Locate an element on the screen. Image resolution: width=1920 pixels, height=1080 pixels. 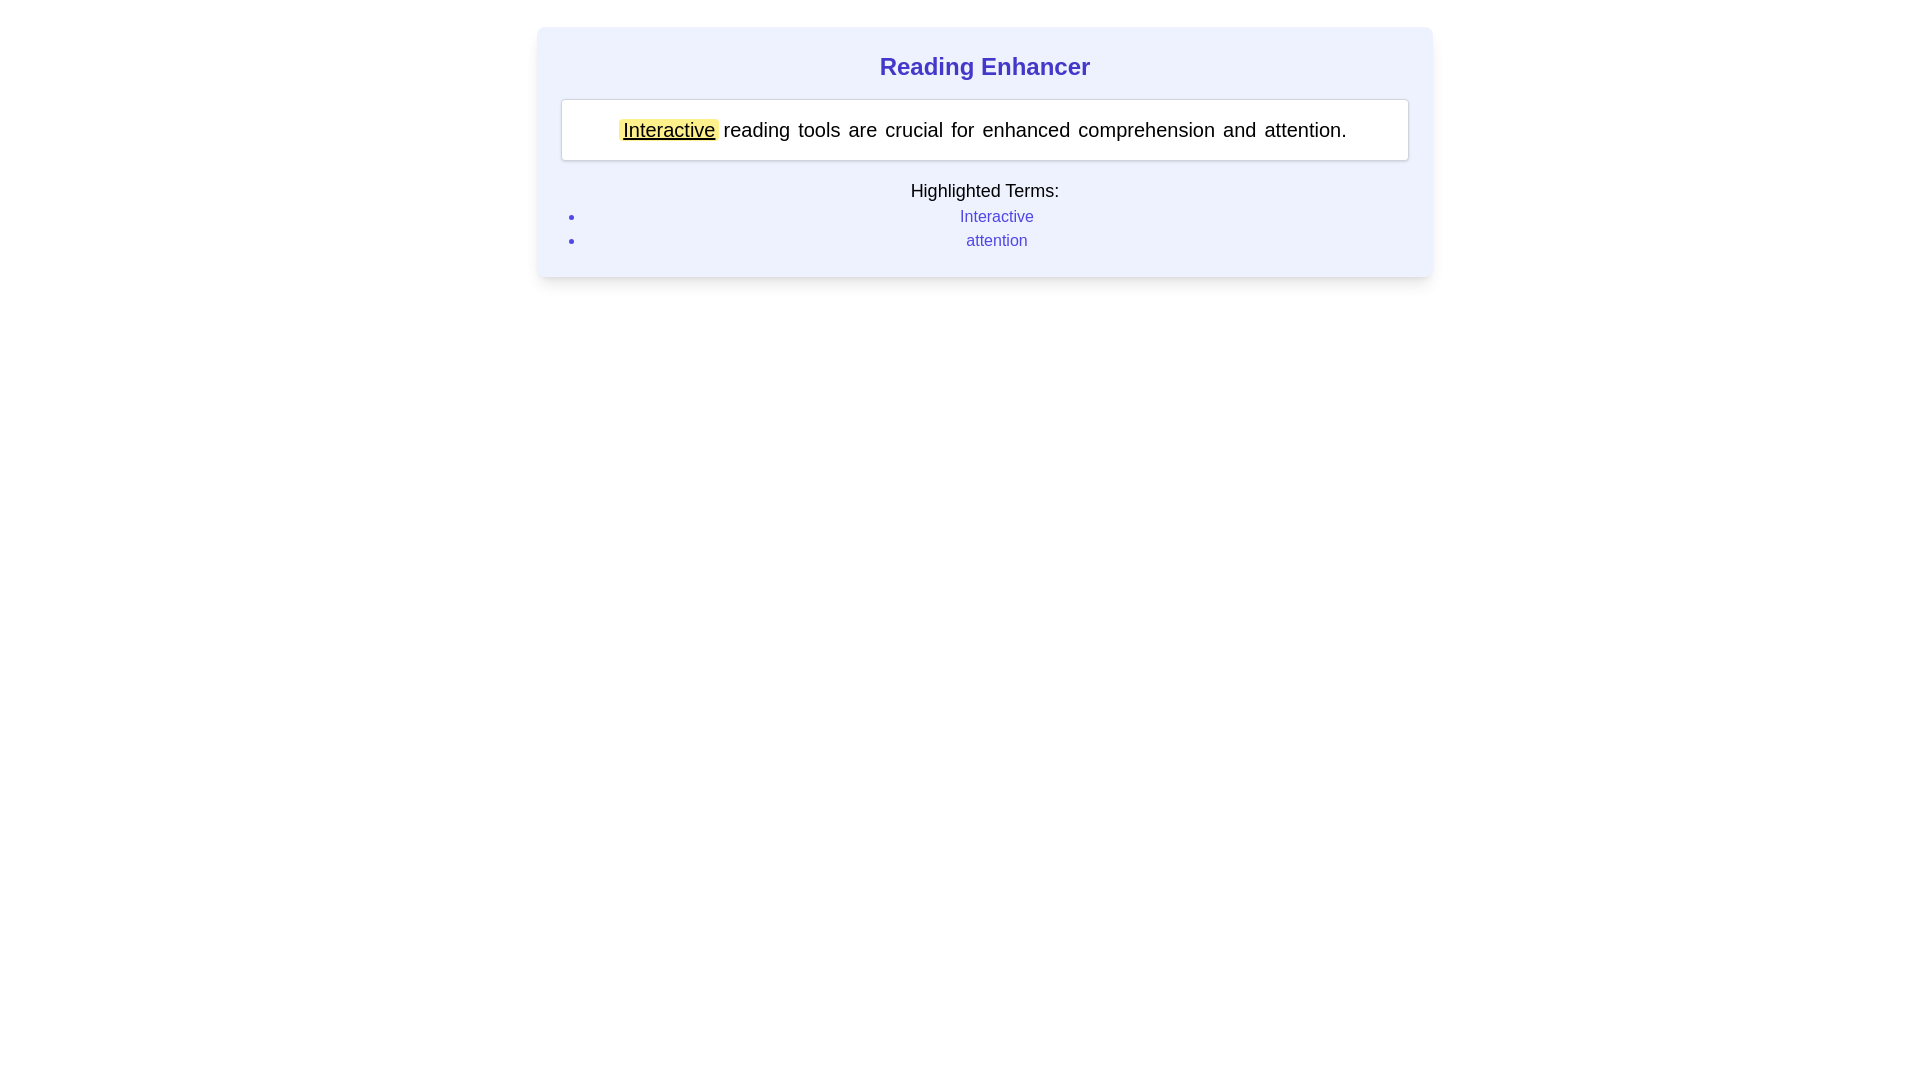
the second word in the text series that follows 'Interactive' and precedes 'tools', which serves as a non-interactive text label is located at coordinates (755, 130).